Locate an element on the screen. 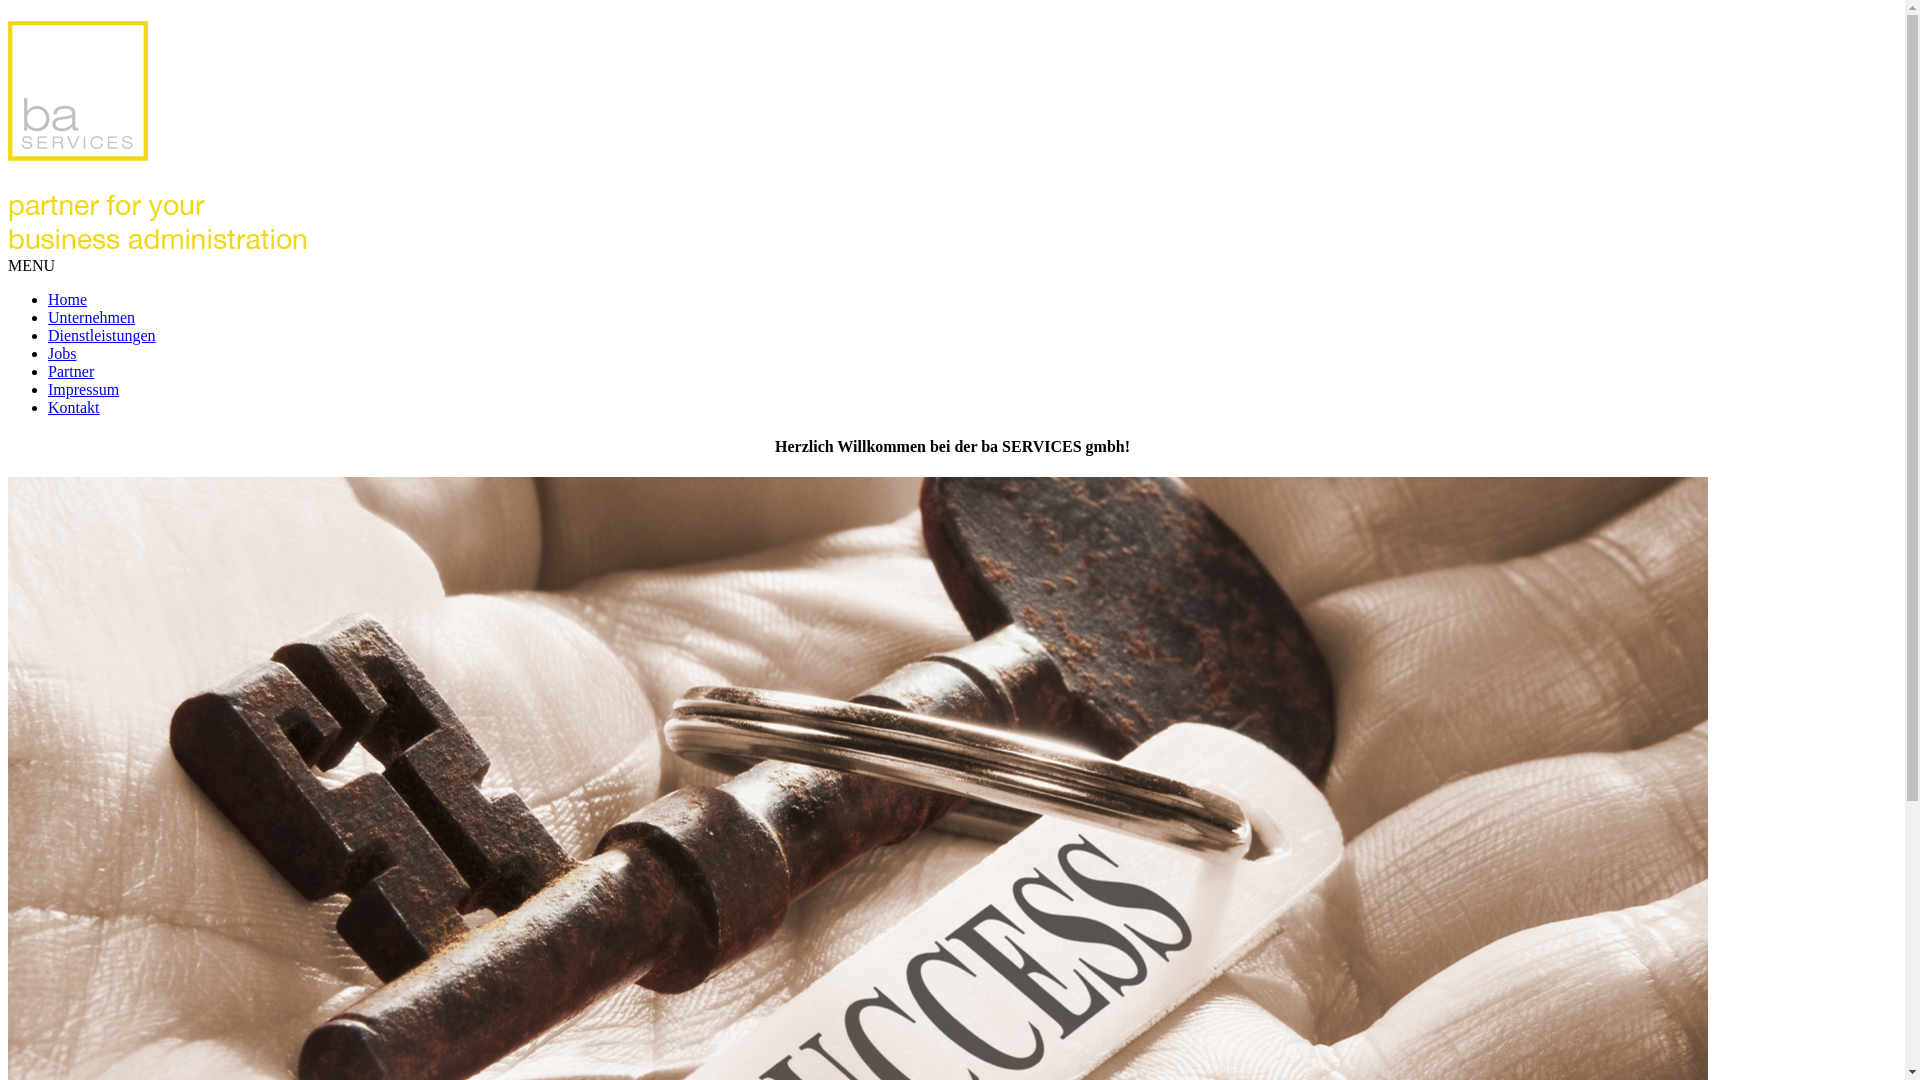  'Jobs' is located at coordinates (62, 352).